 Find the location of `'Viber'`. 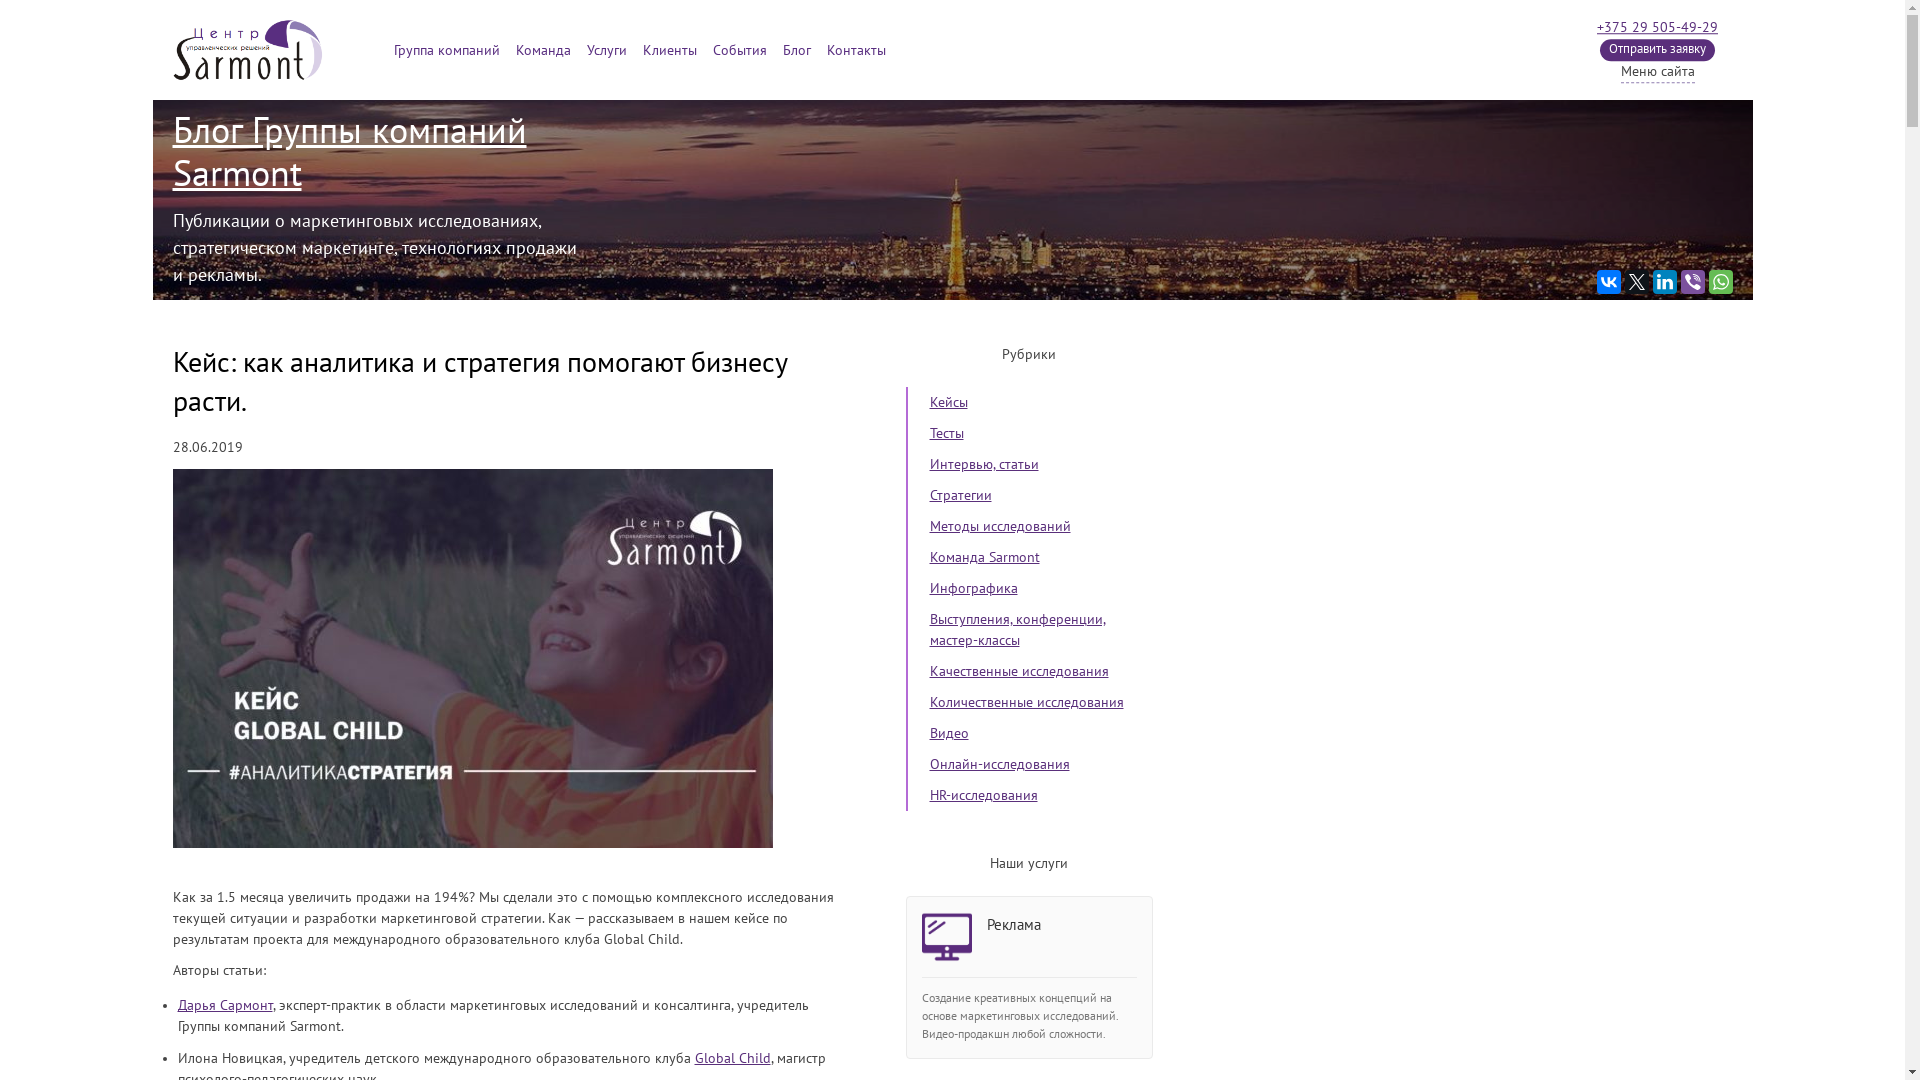

'Viber' is located at coordinates (1680, 281).